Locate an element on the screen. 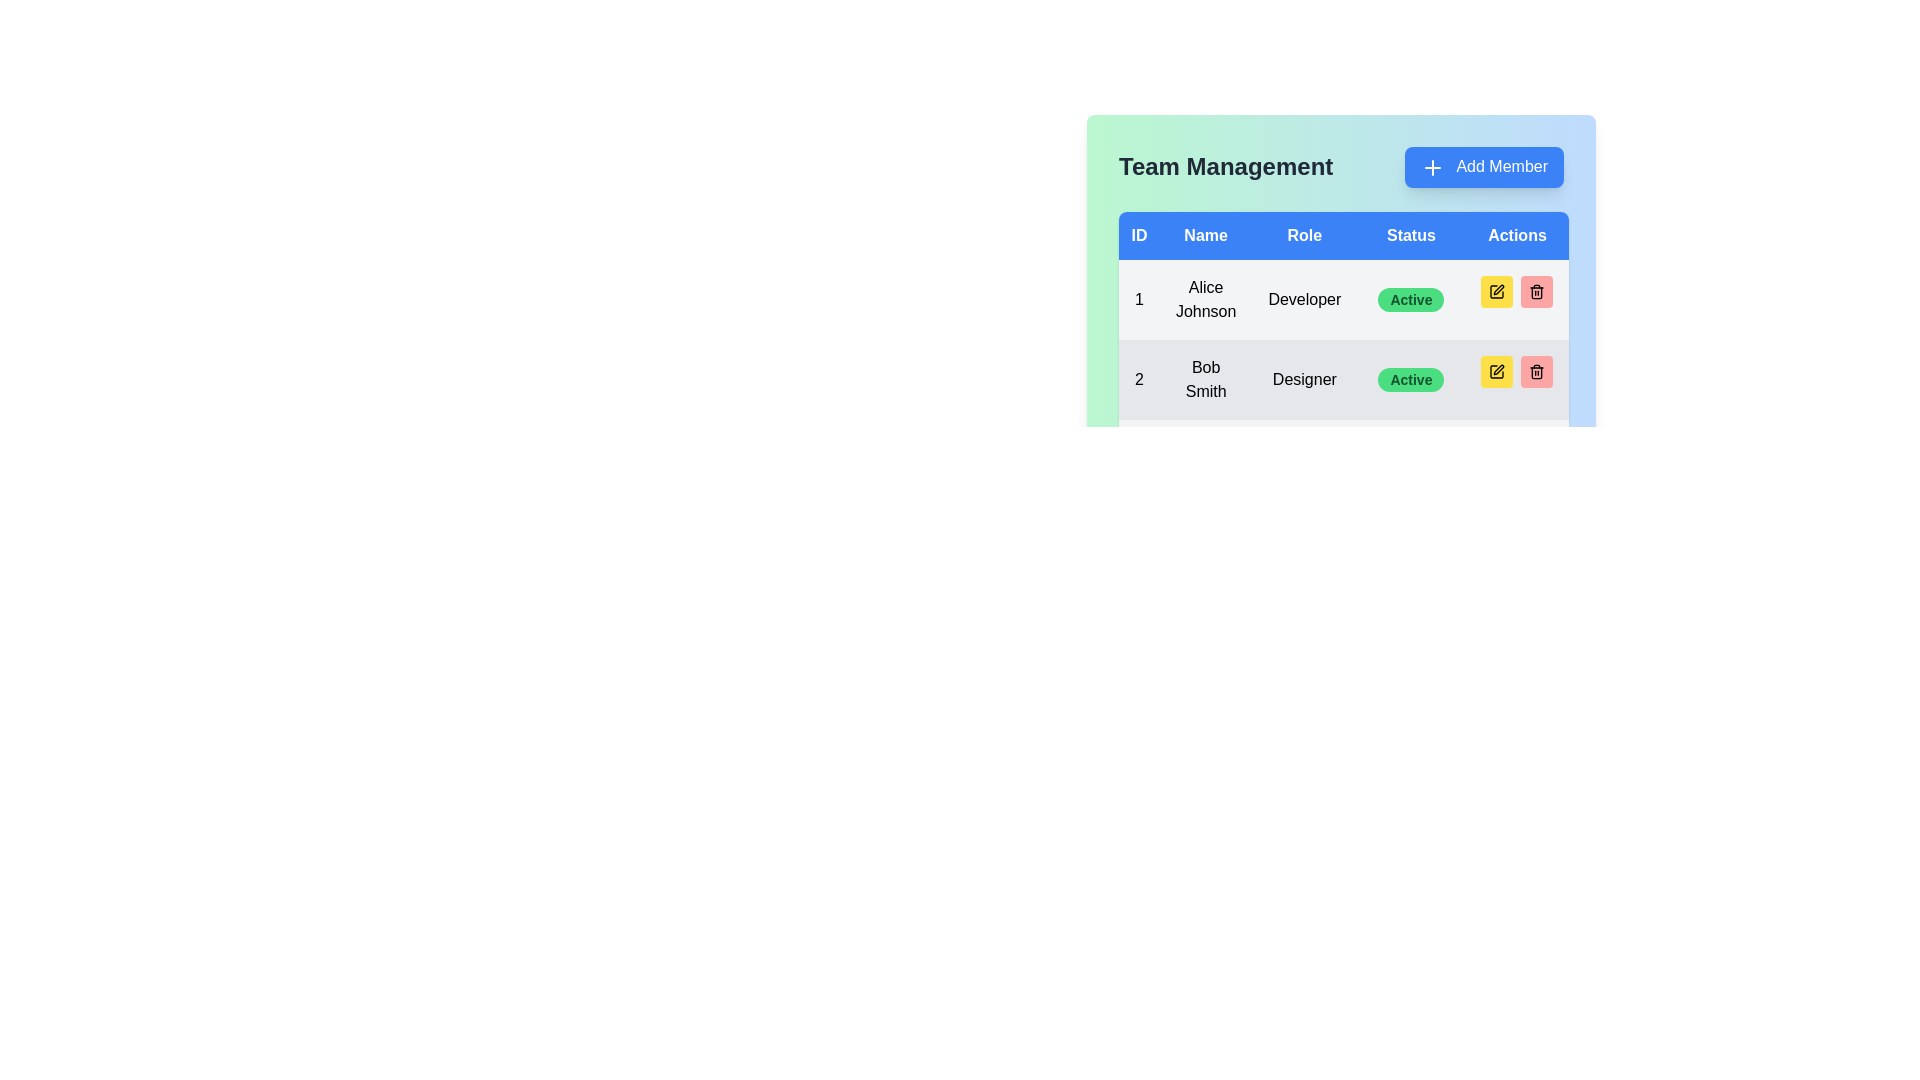 Image resolution: width=1920 pixels, height=1080 pixels. the first data row in the 'Team Management' section is located at coordinates (1344, 299).